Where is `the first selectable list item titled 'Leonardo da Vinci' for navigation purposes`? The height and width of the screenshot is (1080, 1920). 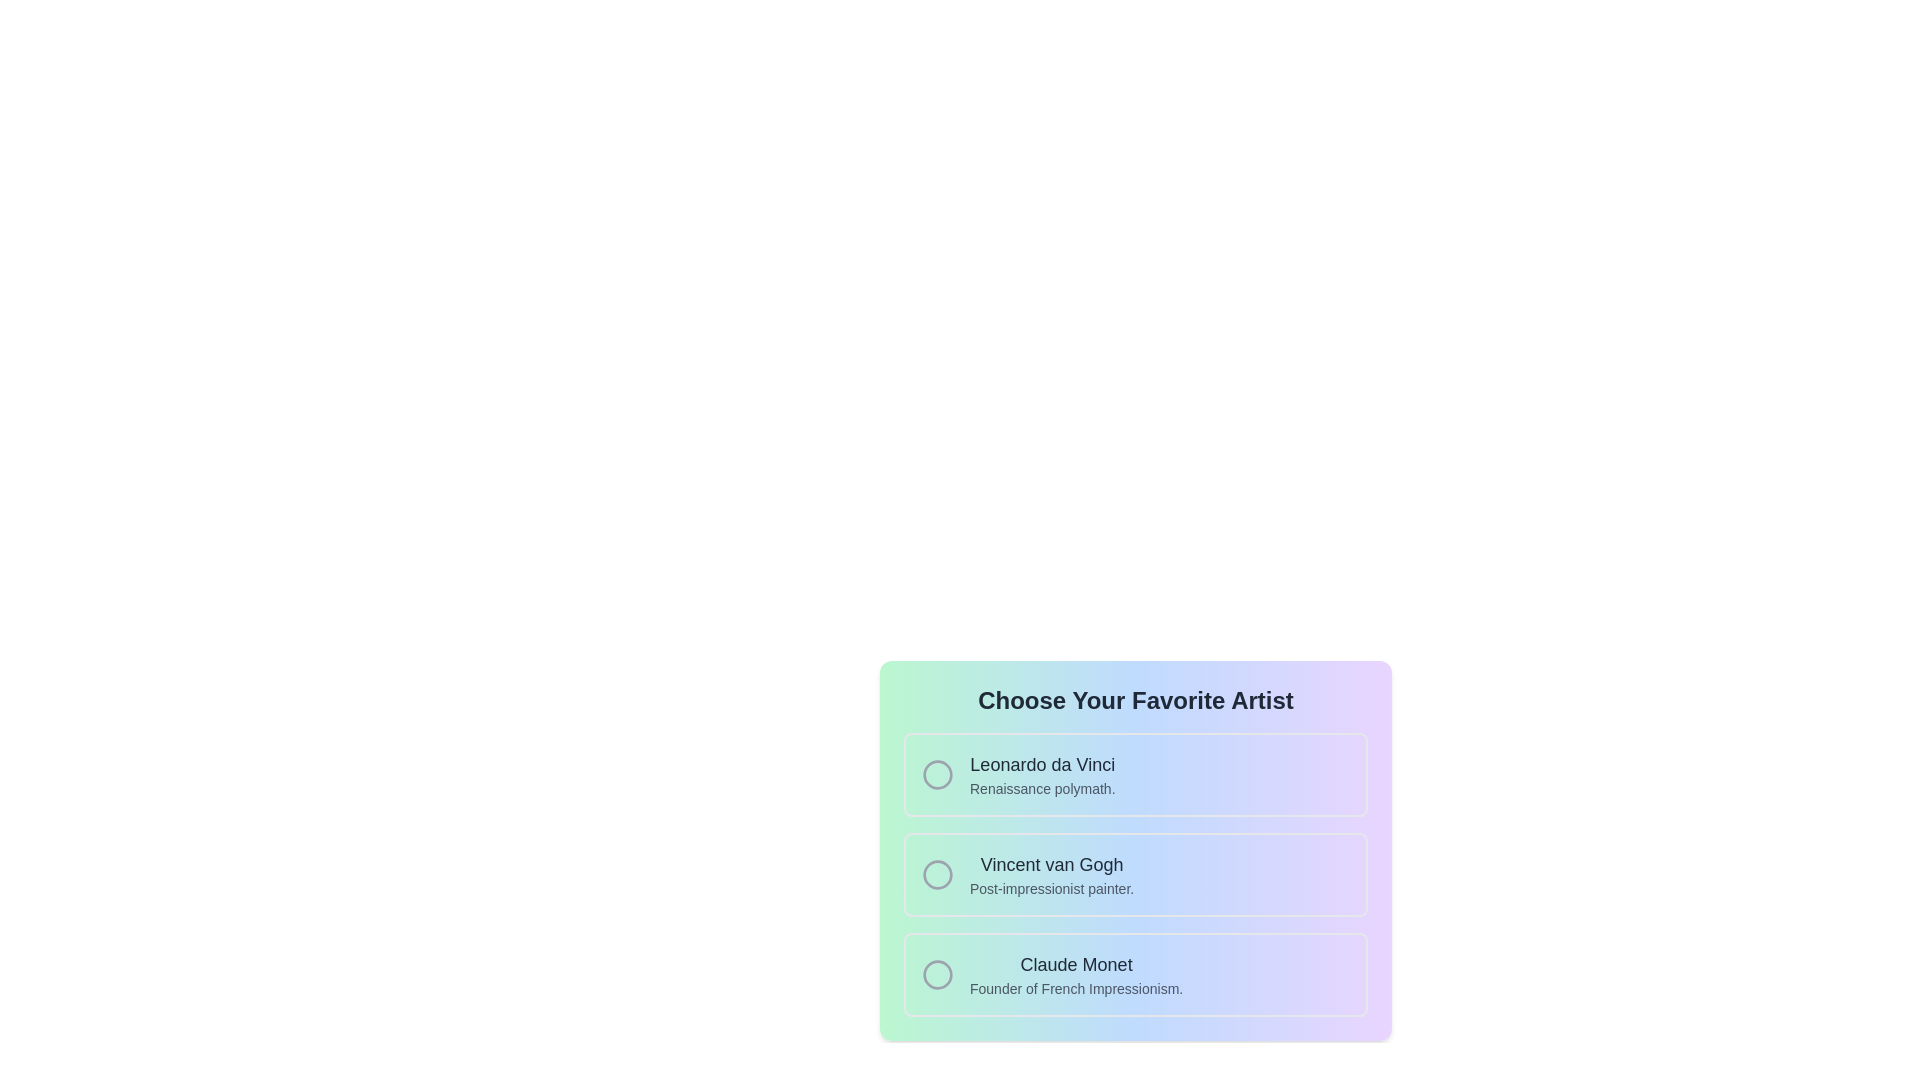 the first selectable list item titled 'Leonardo da Vinci' for navigation purposes is located at coordinates (1136, 774).